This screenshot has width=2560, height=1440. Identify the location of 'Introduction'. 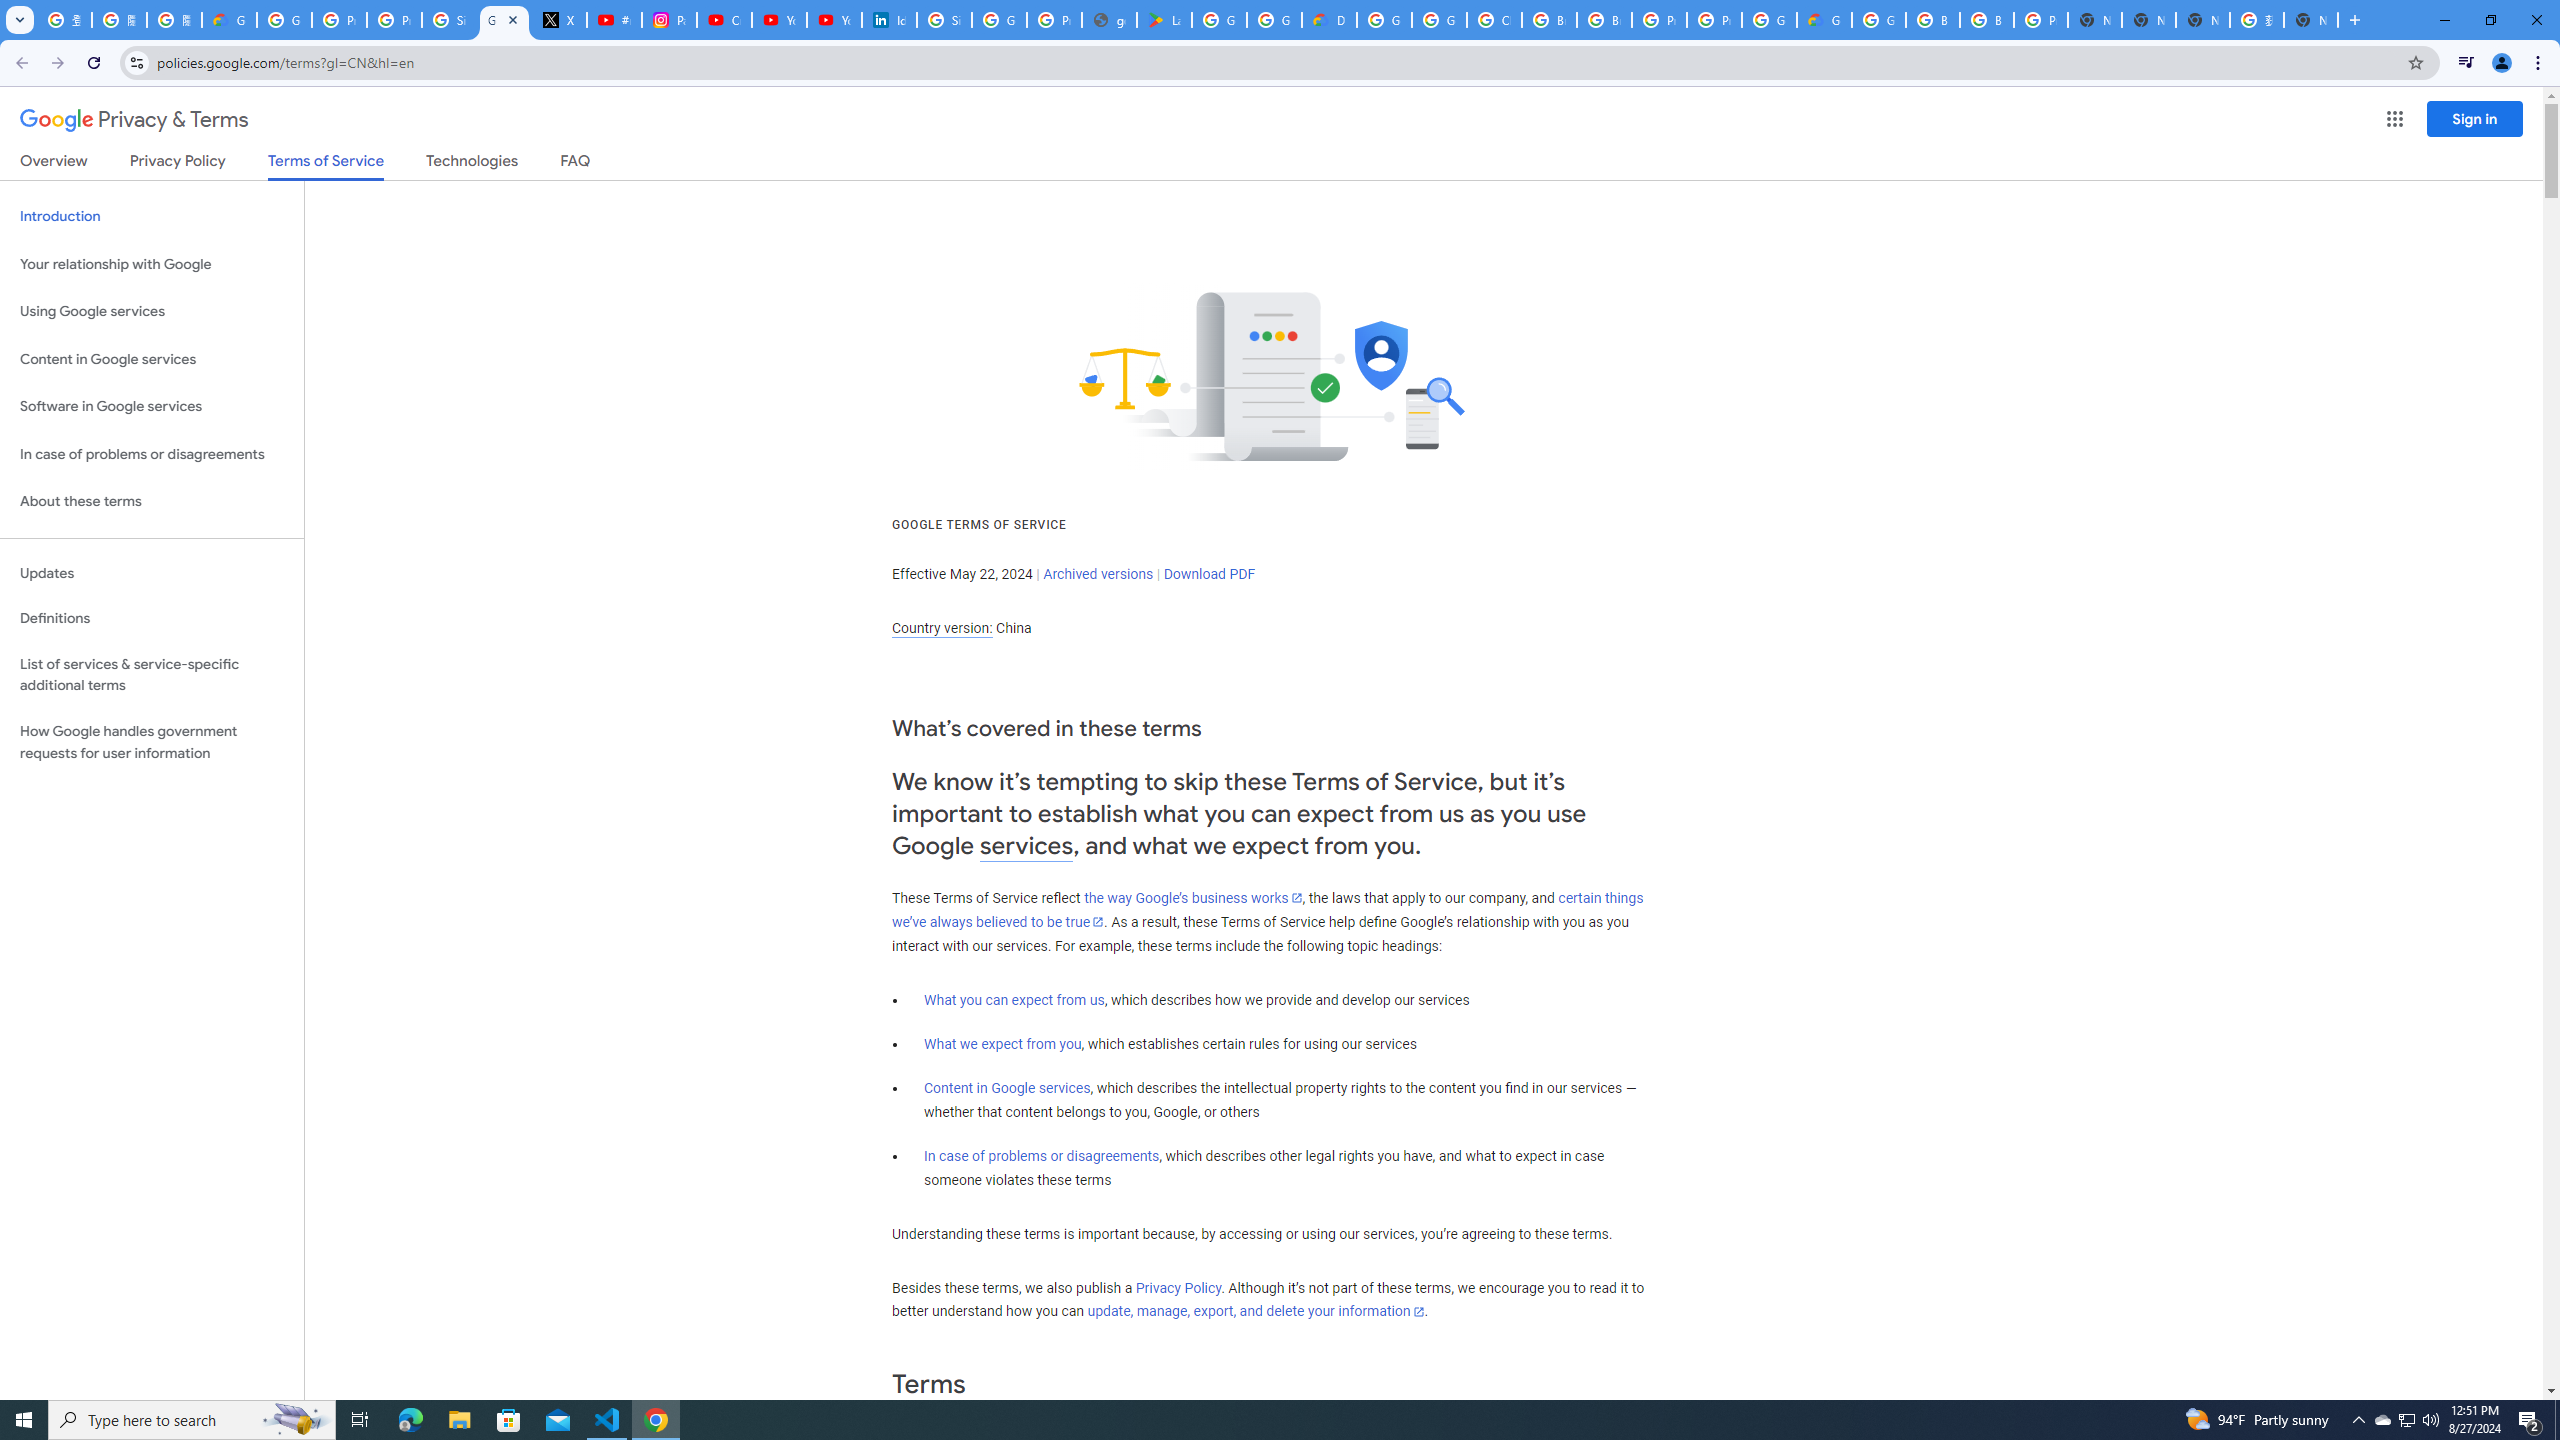
(151, 215).